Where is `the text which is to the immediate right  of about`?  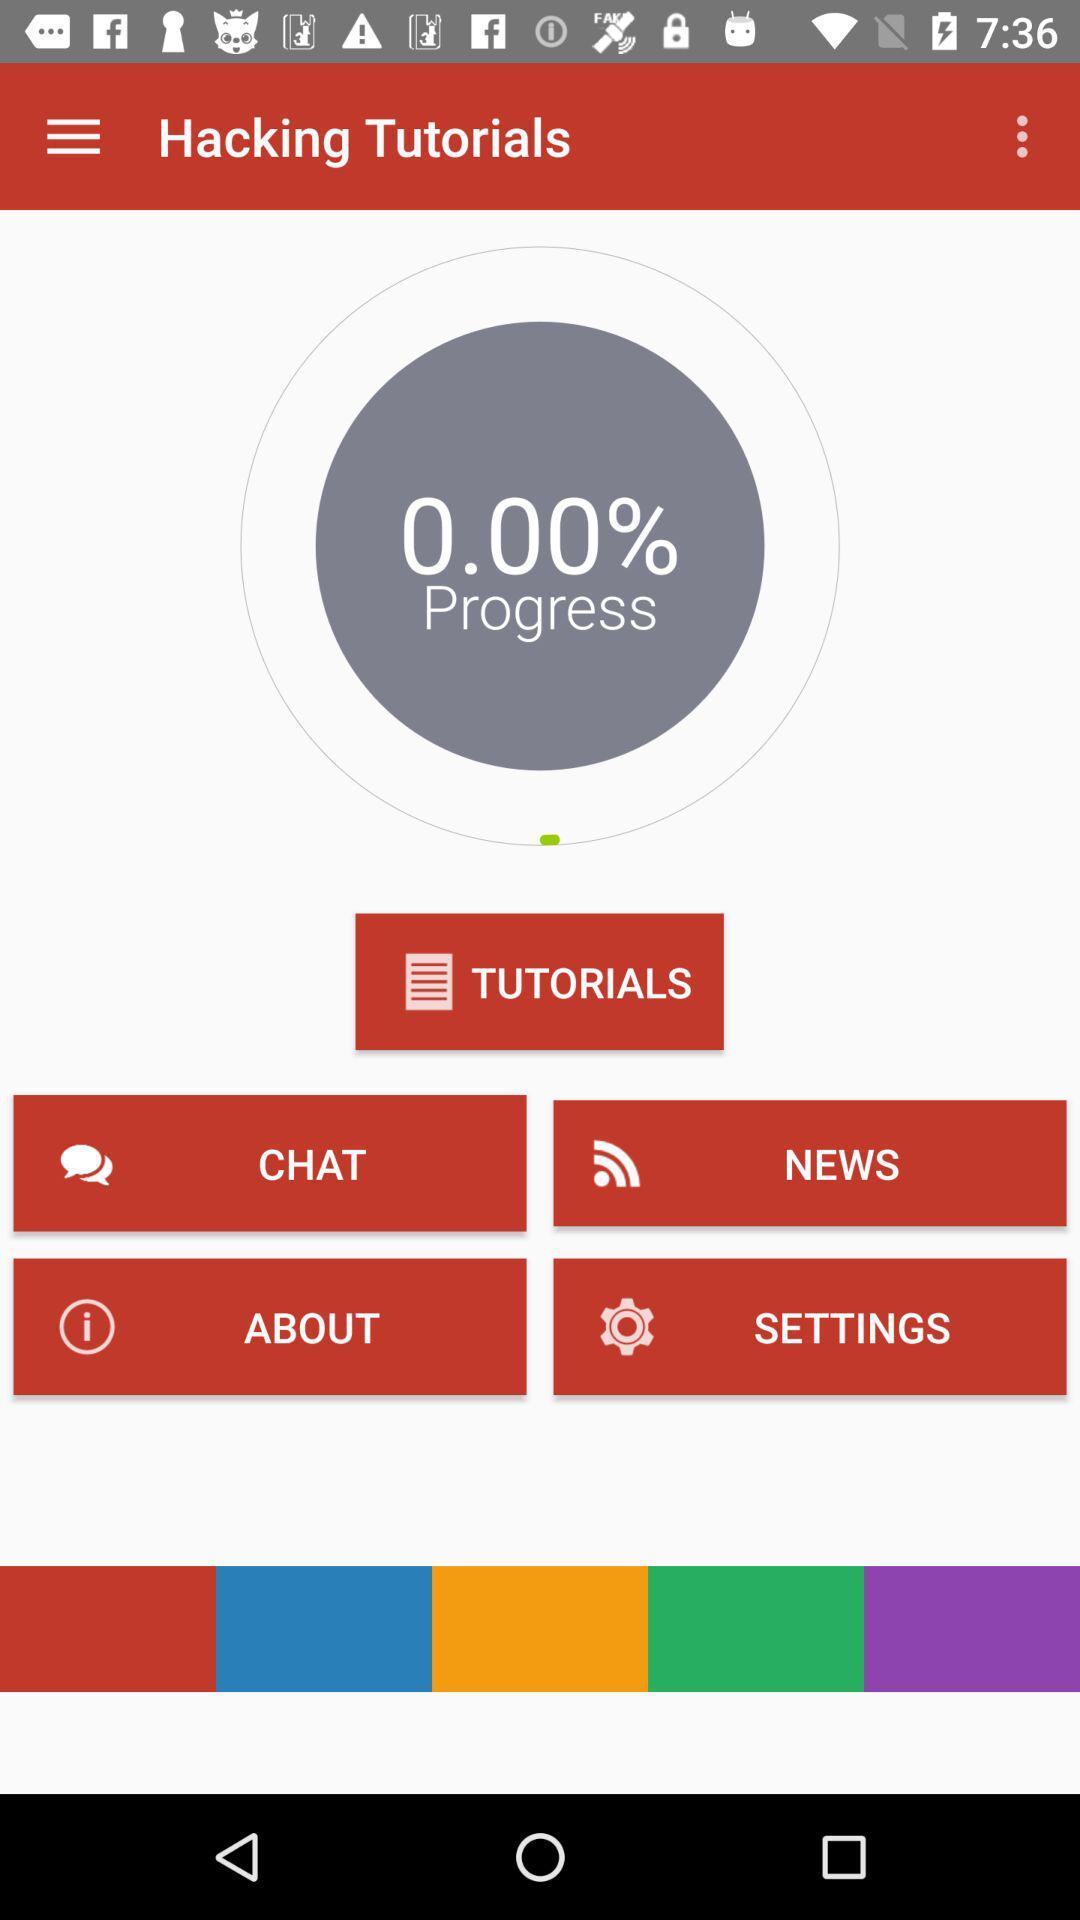 the text which is to the immediate right  of about is located at coordinates (810, 1326).